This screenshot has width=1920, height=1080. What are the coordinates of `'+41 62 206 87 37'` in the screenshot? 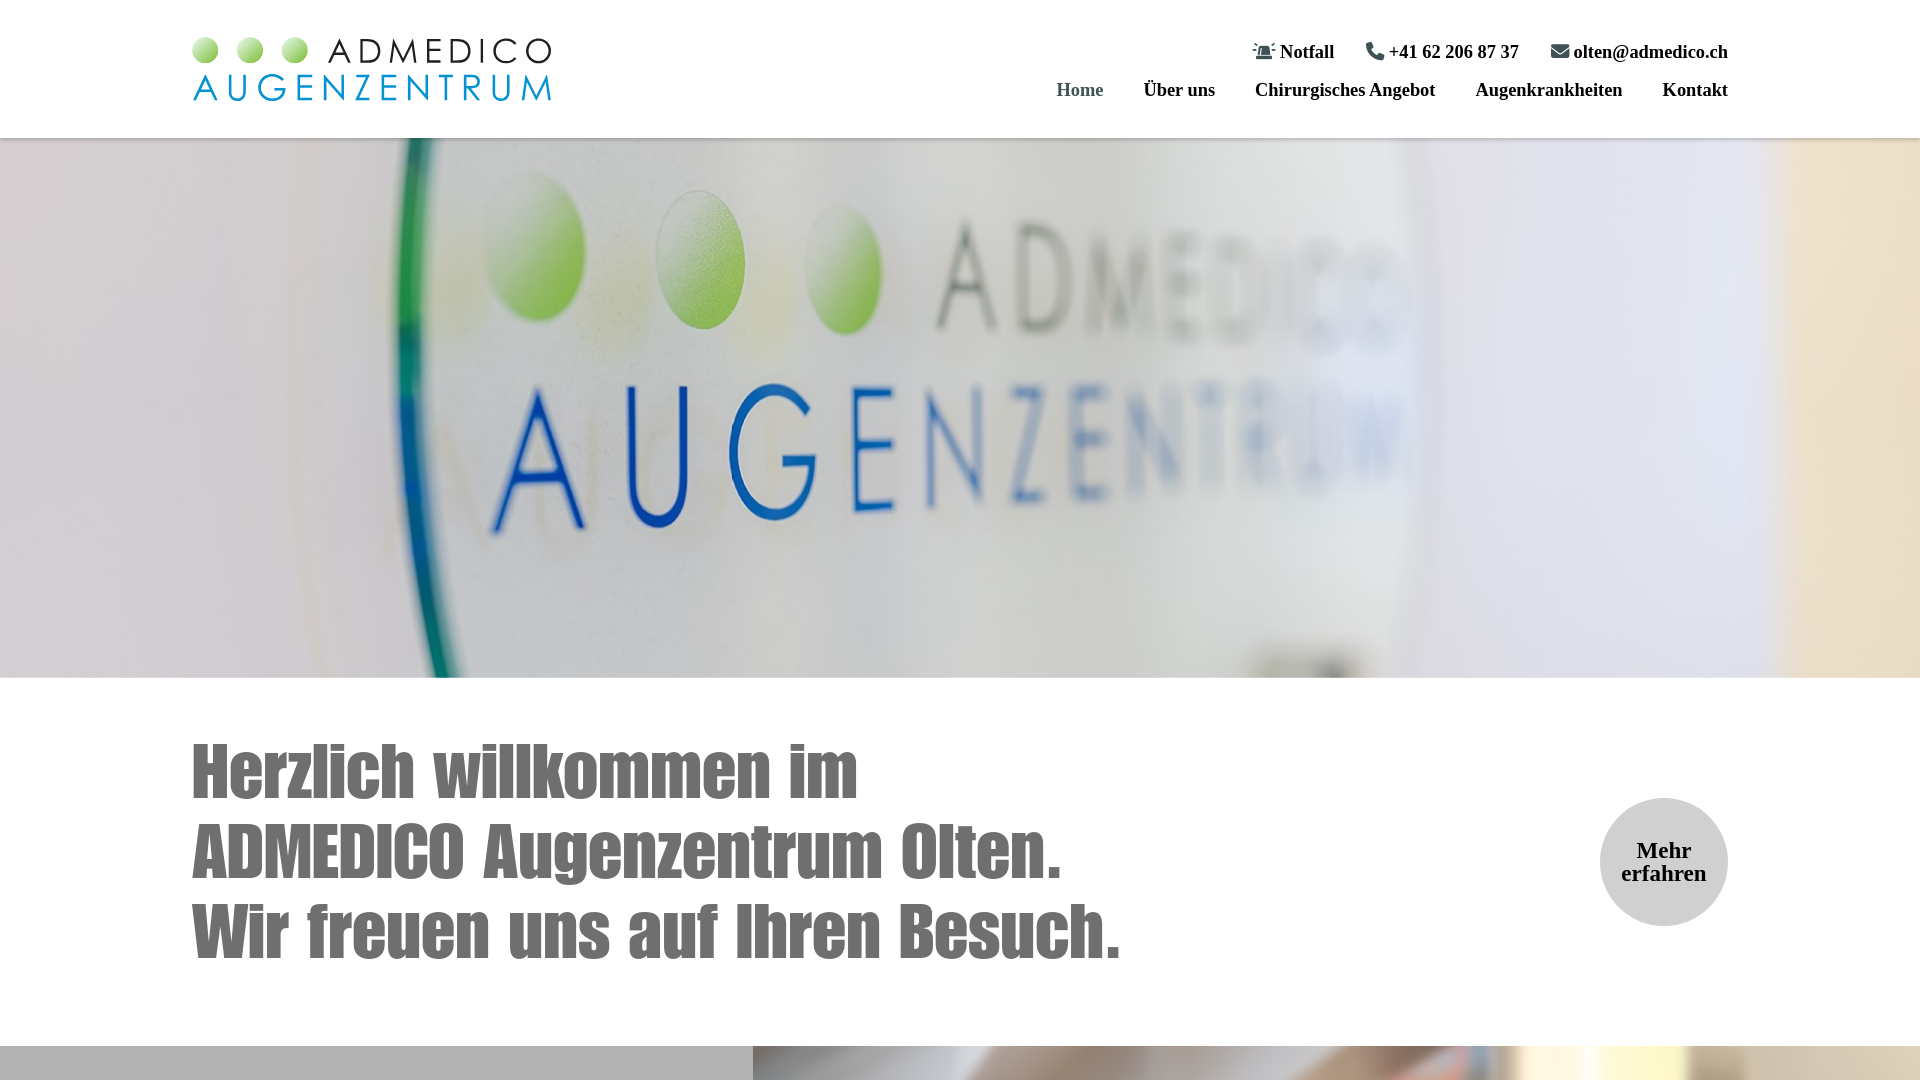 It's located at (1365, 50).